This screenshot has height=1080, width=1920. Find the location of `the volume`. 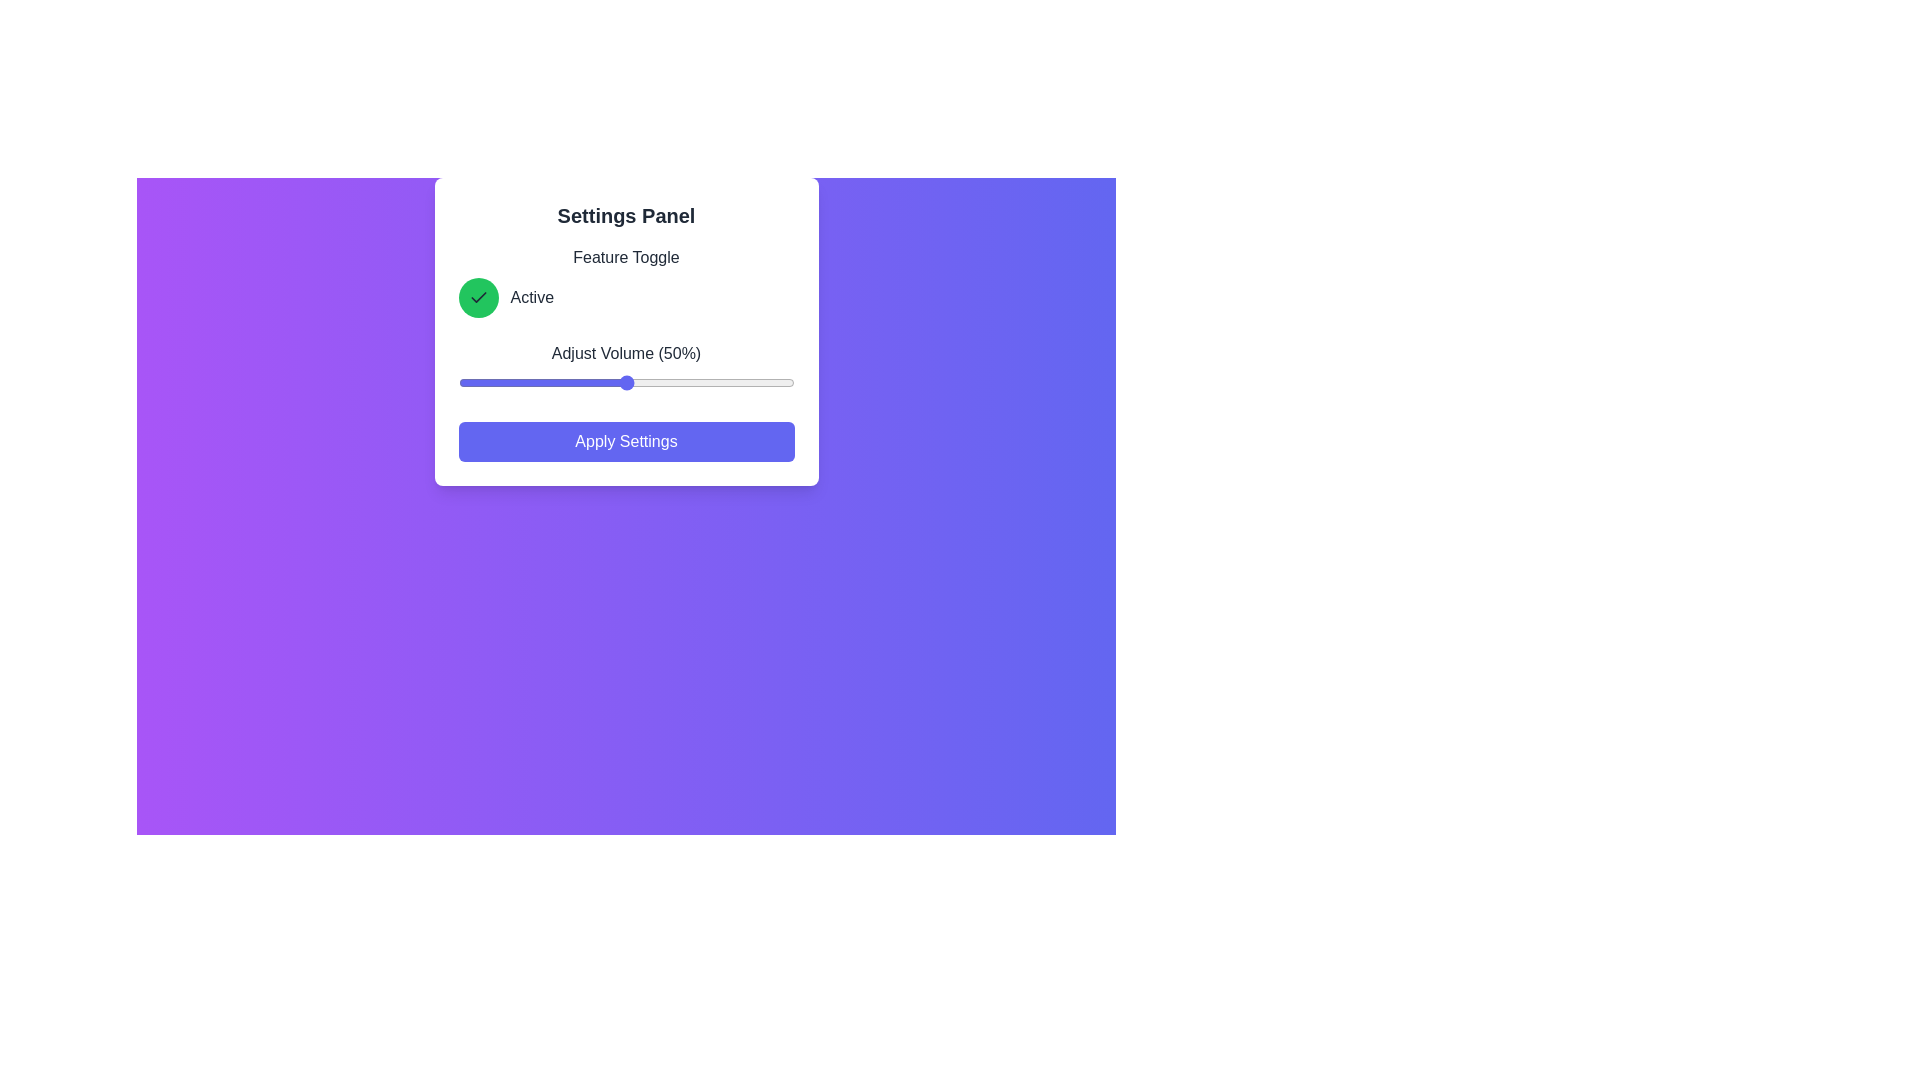

the volume is located at coordinates (542, 382).